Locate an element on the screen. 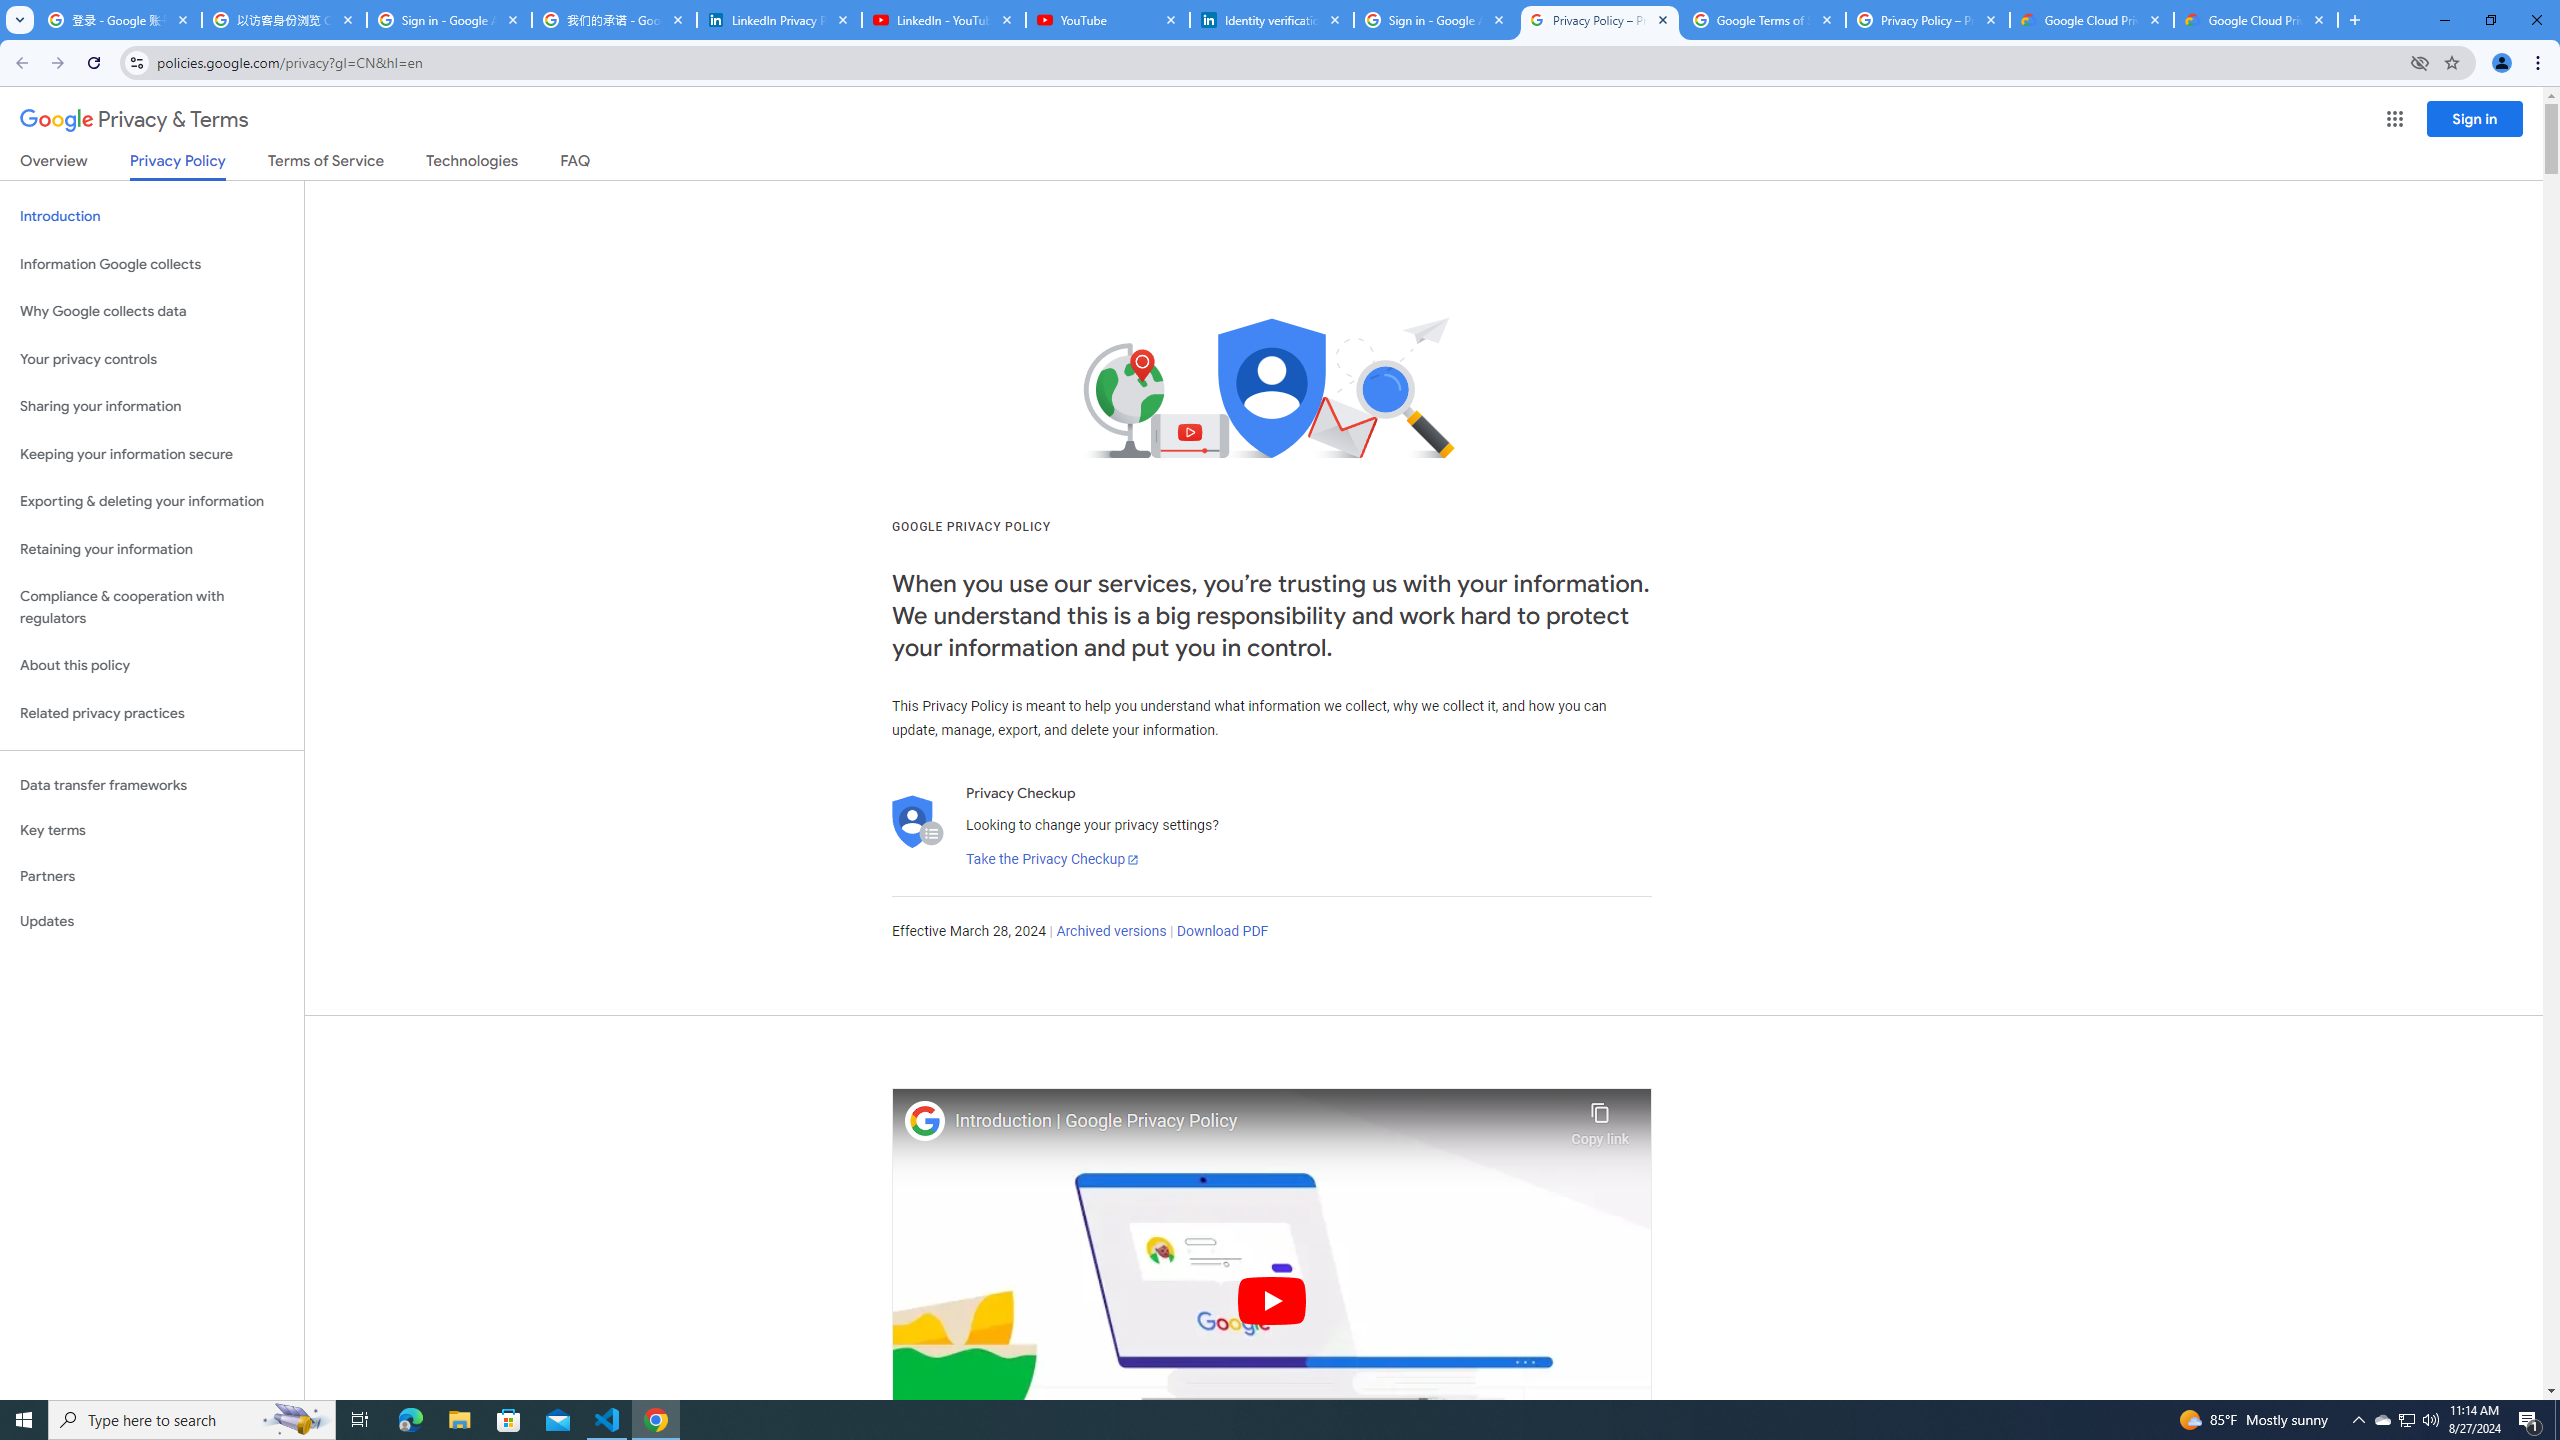 This screenshot has width=2560, height=1440. 'Keeping your information secure' is located at coordinates (151, 455).